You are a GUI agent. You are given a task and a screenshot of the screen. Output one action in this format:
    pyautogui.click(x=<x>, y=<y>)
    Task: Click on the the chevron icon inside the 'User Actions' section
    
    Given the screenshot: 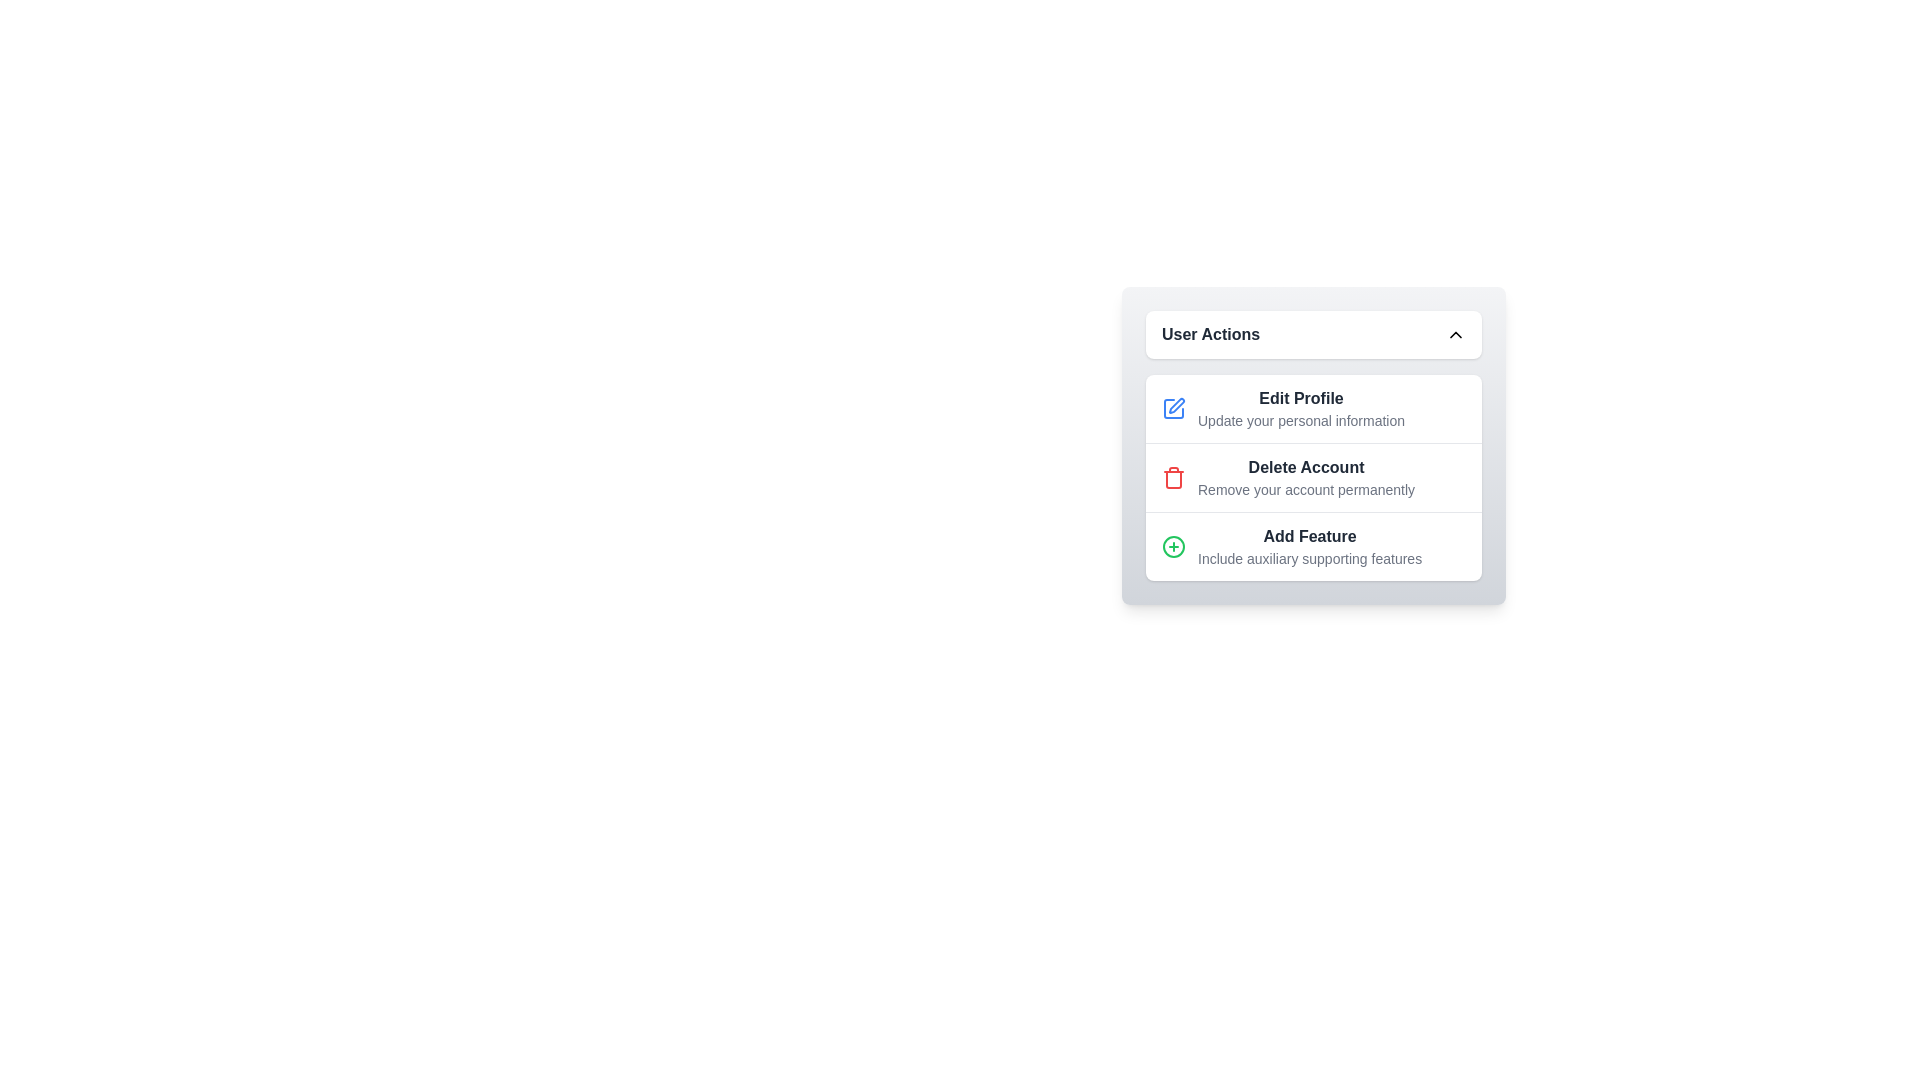 What is the action you would take?
    pyautogui.click(x=1455, y=334)
    